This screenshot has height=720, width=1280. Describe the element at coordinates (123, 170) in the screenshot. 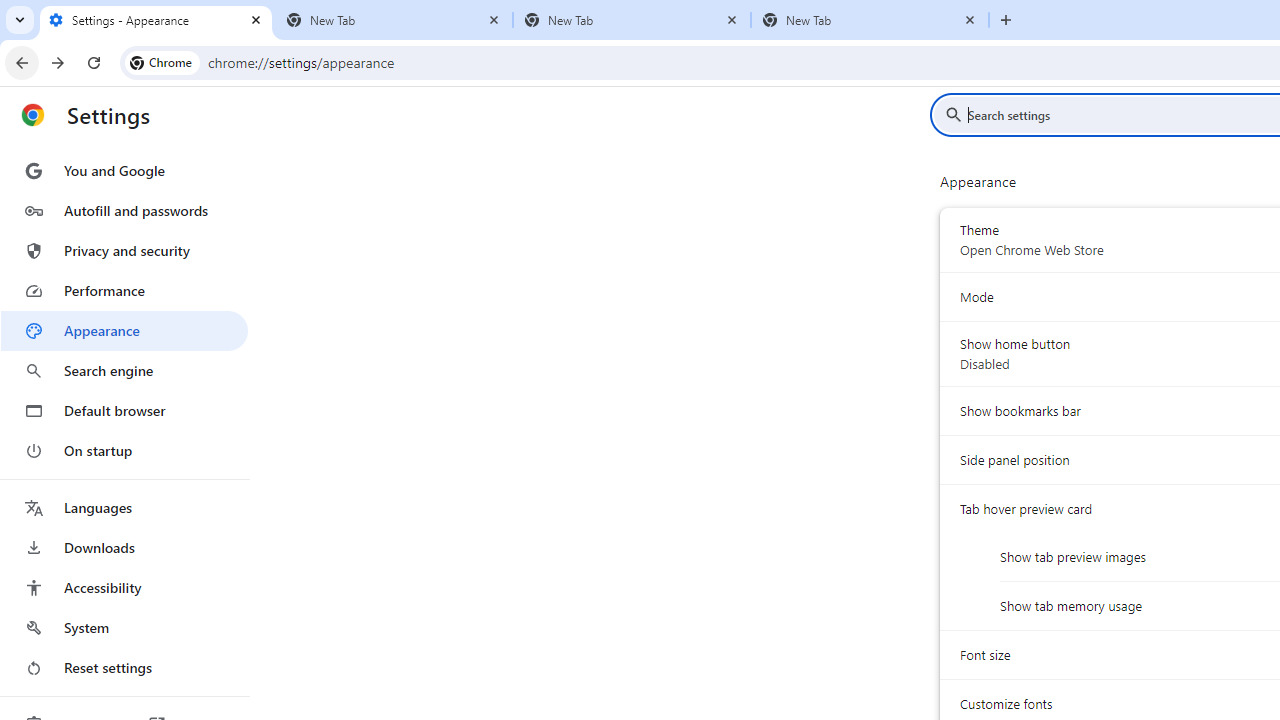

I see `'You and Google'` at that location.